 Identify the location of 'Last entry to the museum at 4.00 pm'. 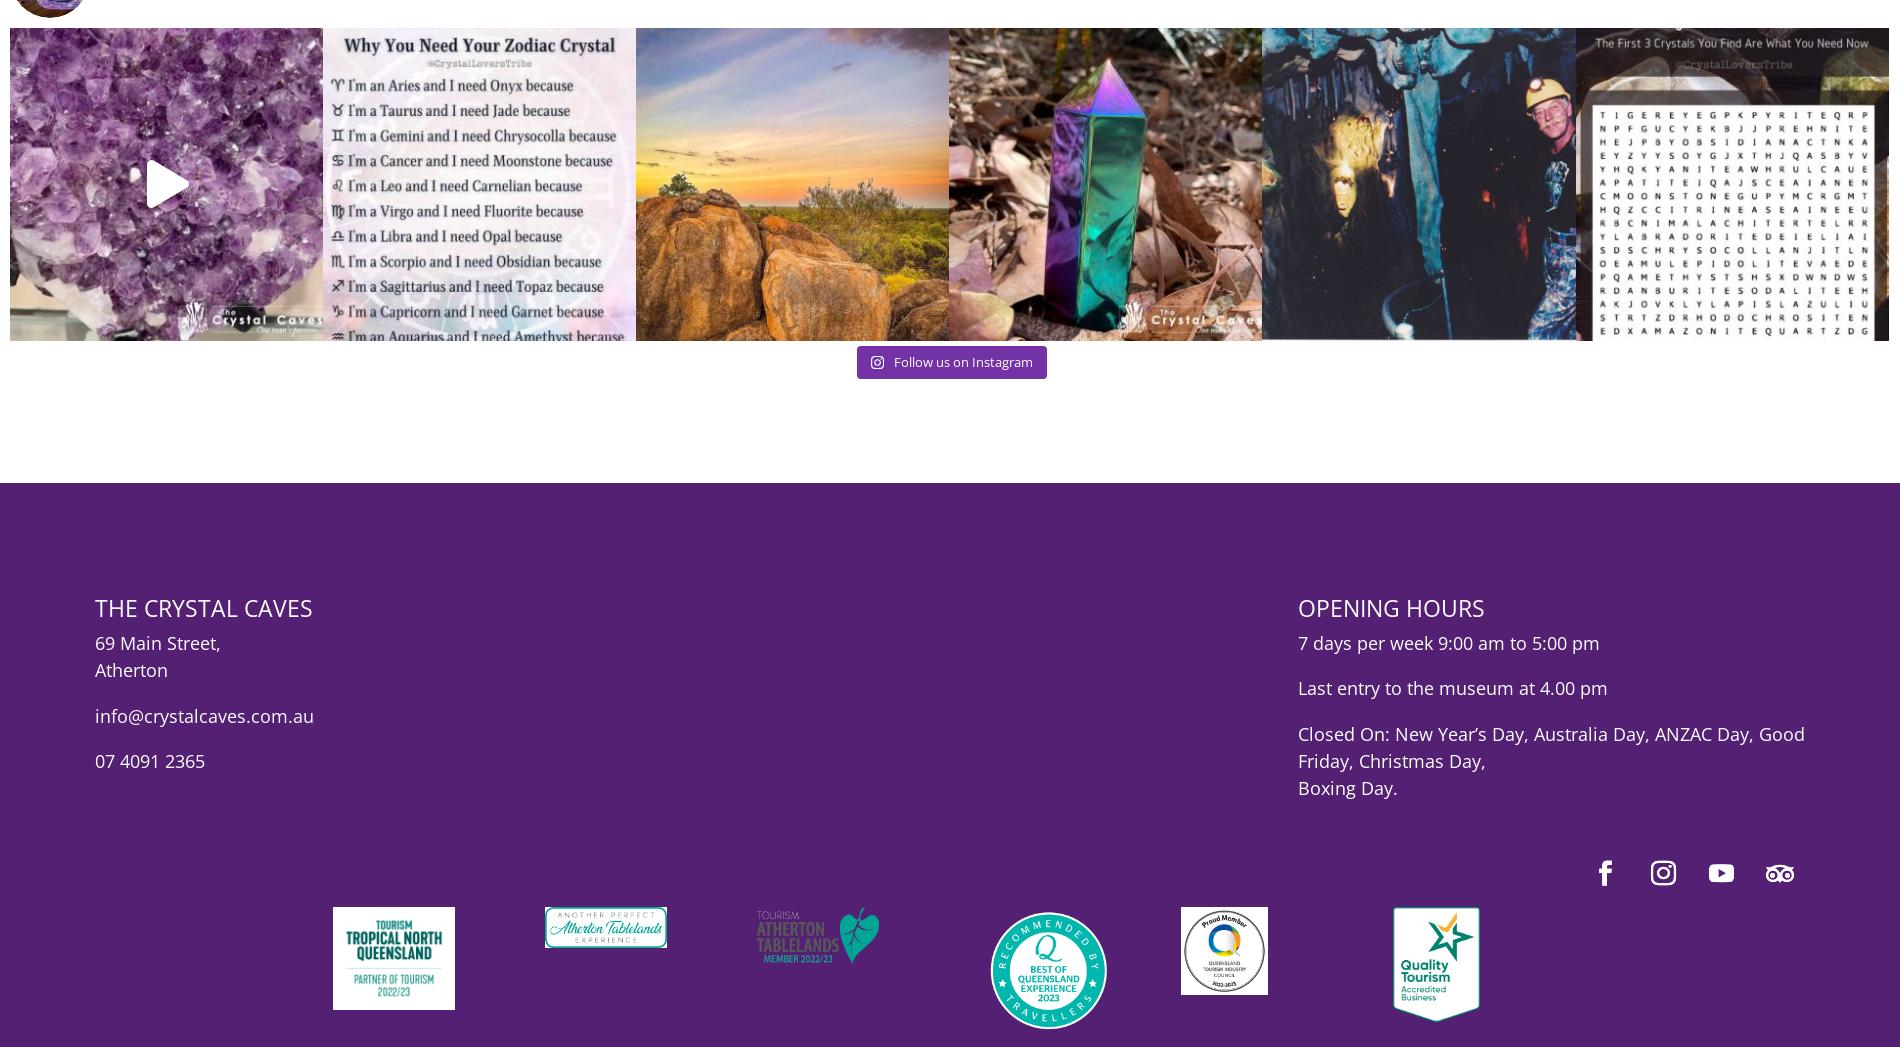
(1451, 701).